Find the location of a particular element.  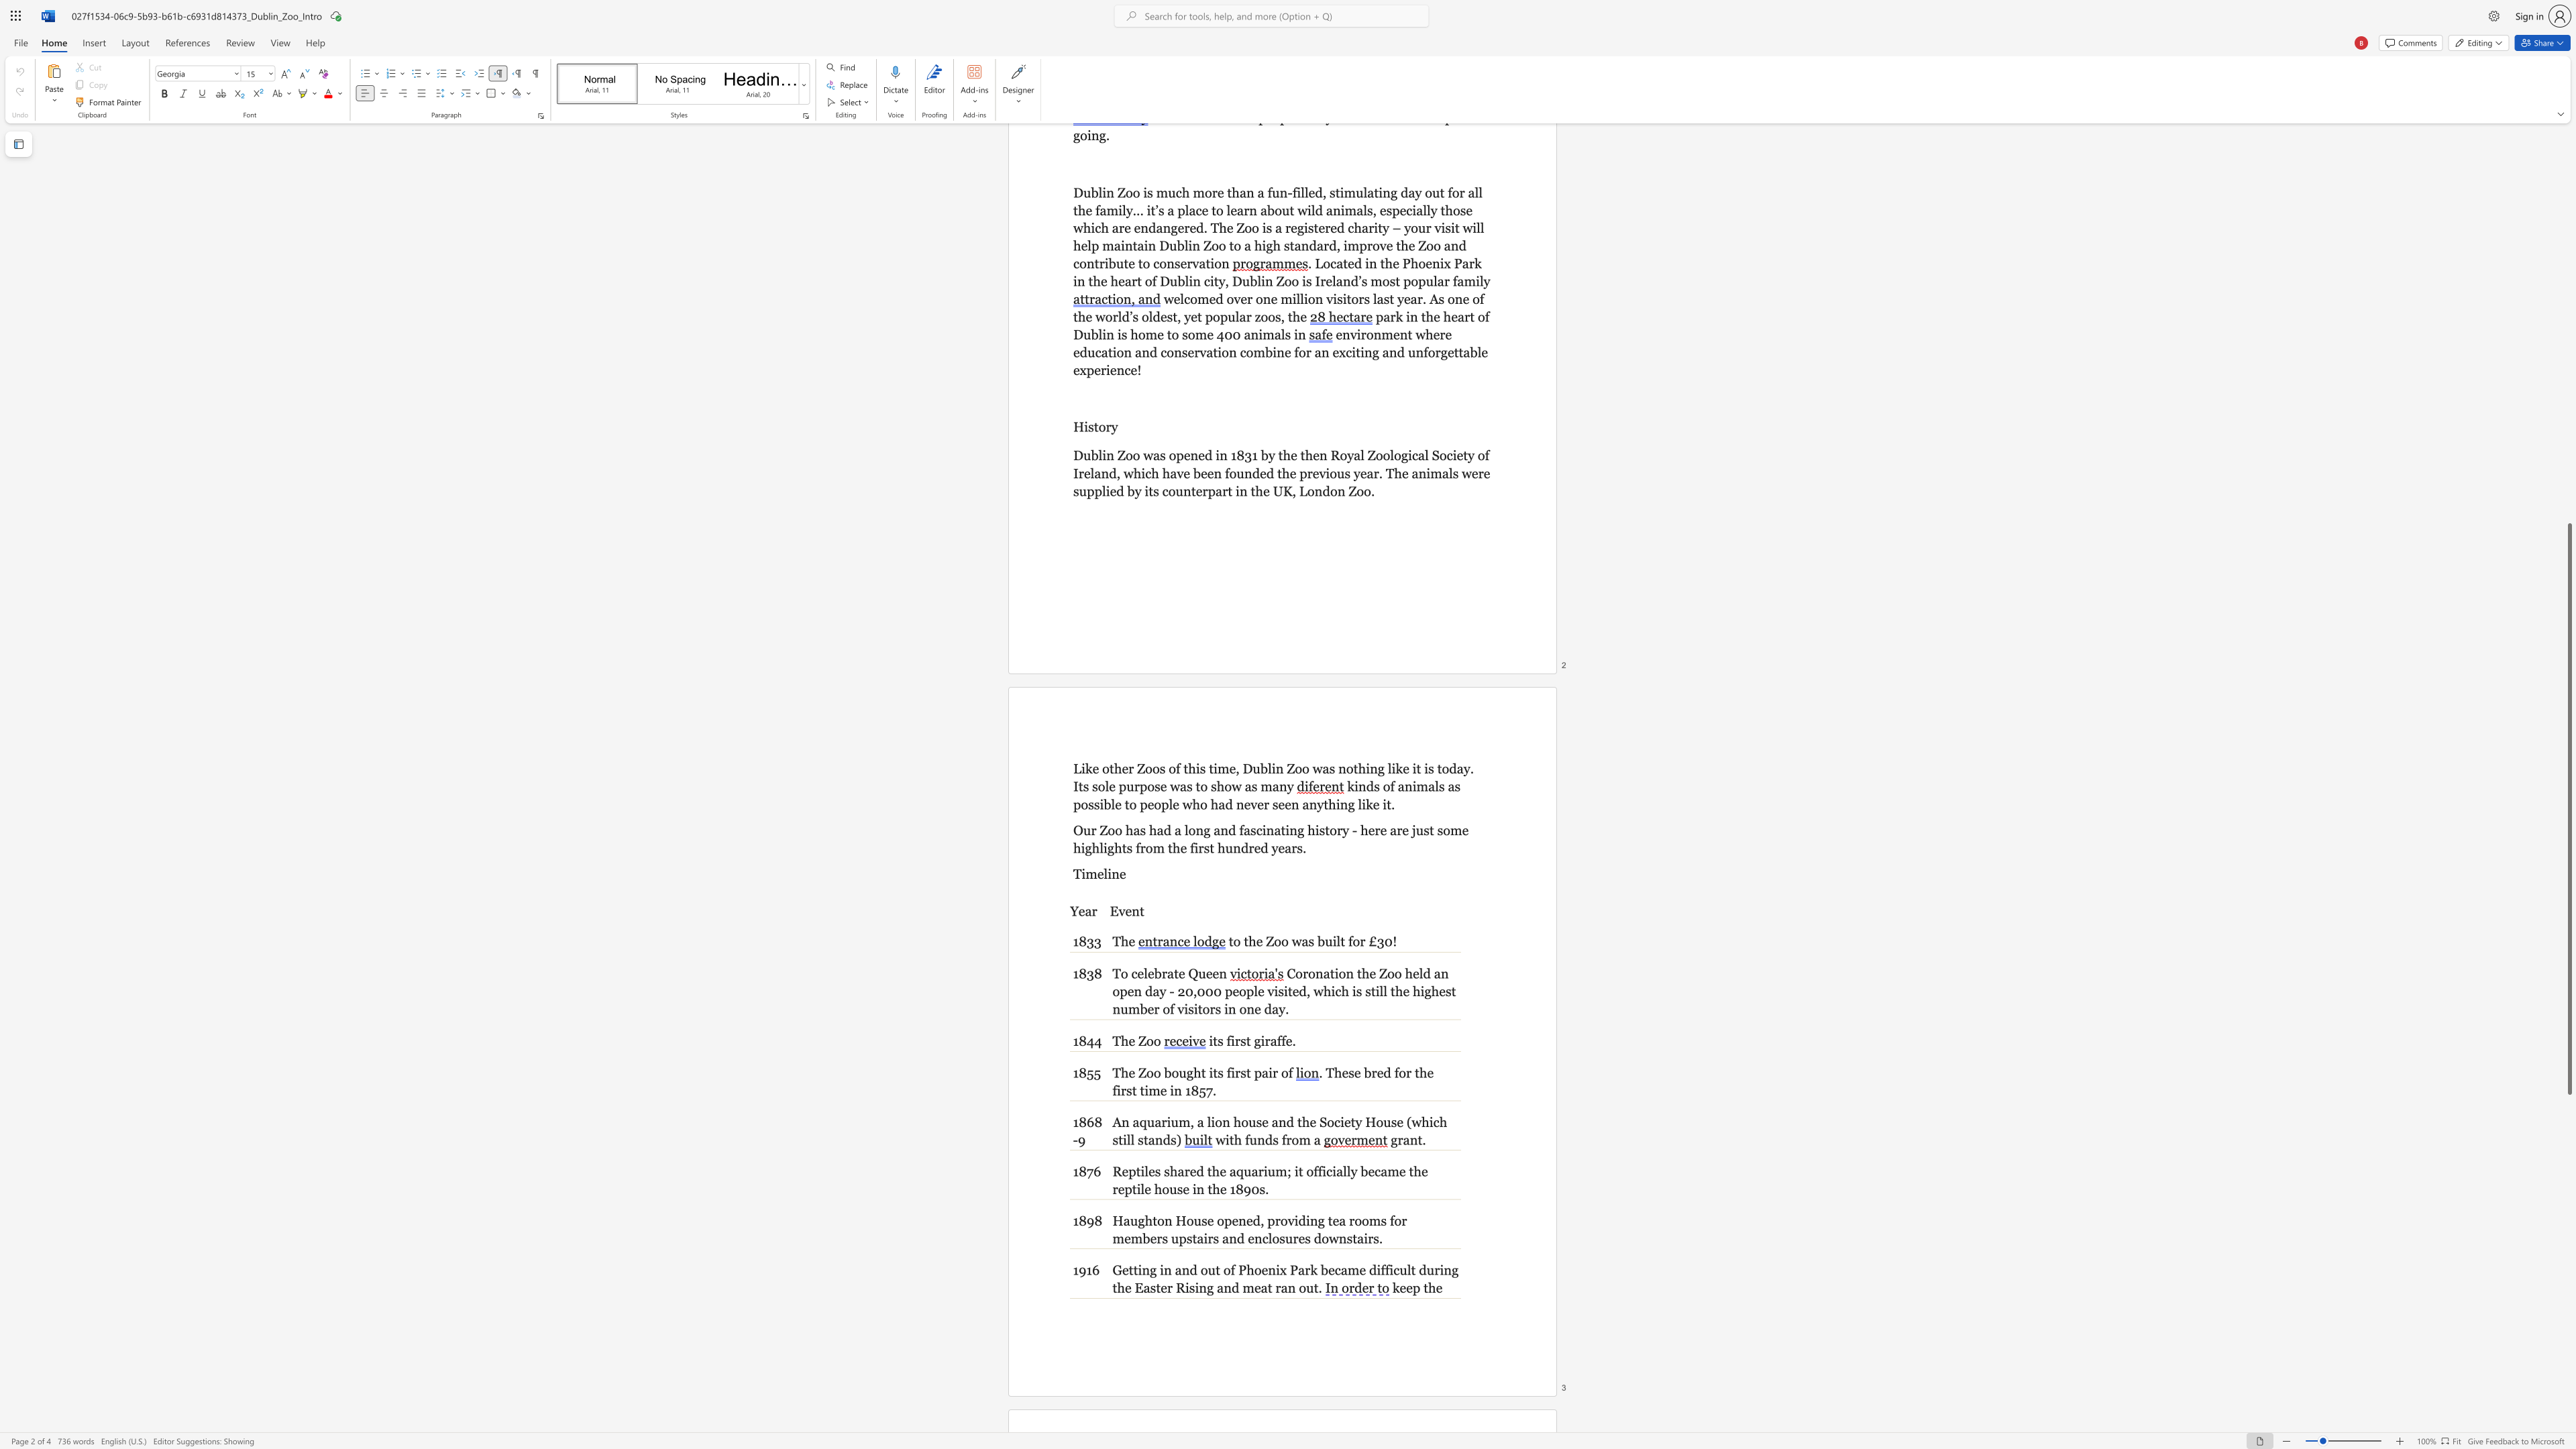

the 2th character "r" in the text is located at coordinates (1260, 1171).